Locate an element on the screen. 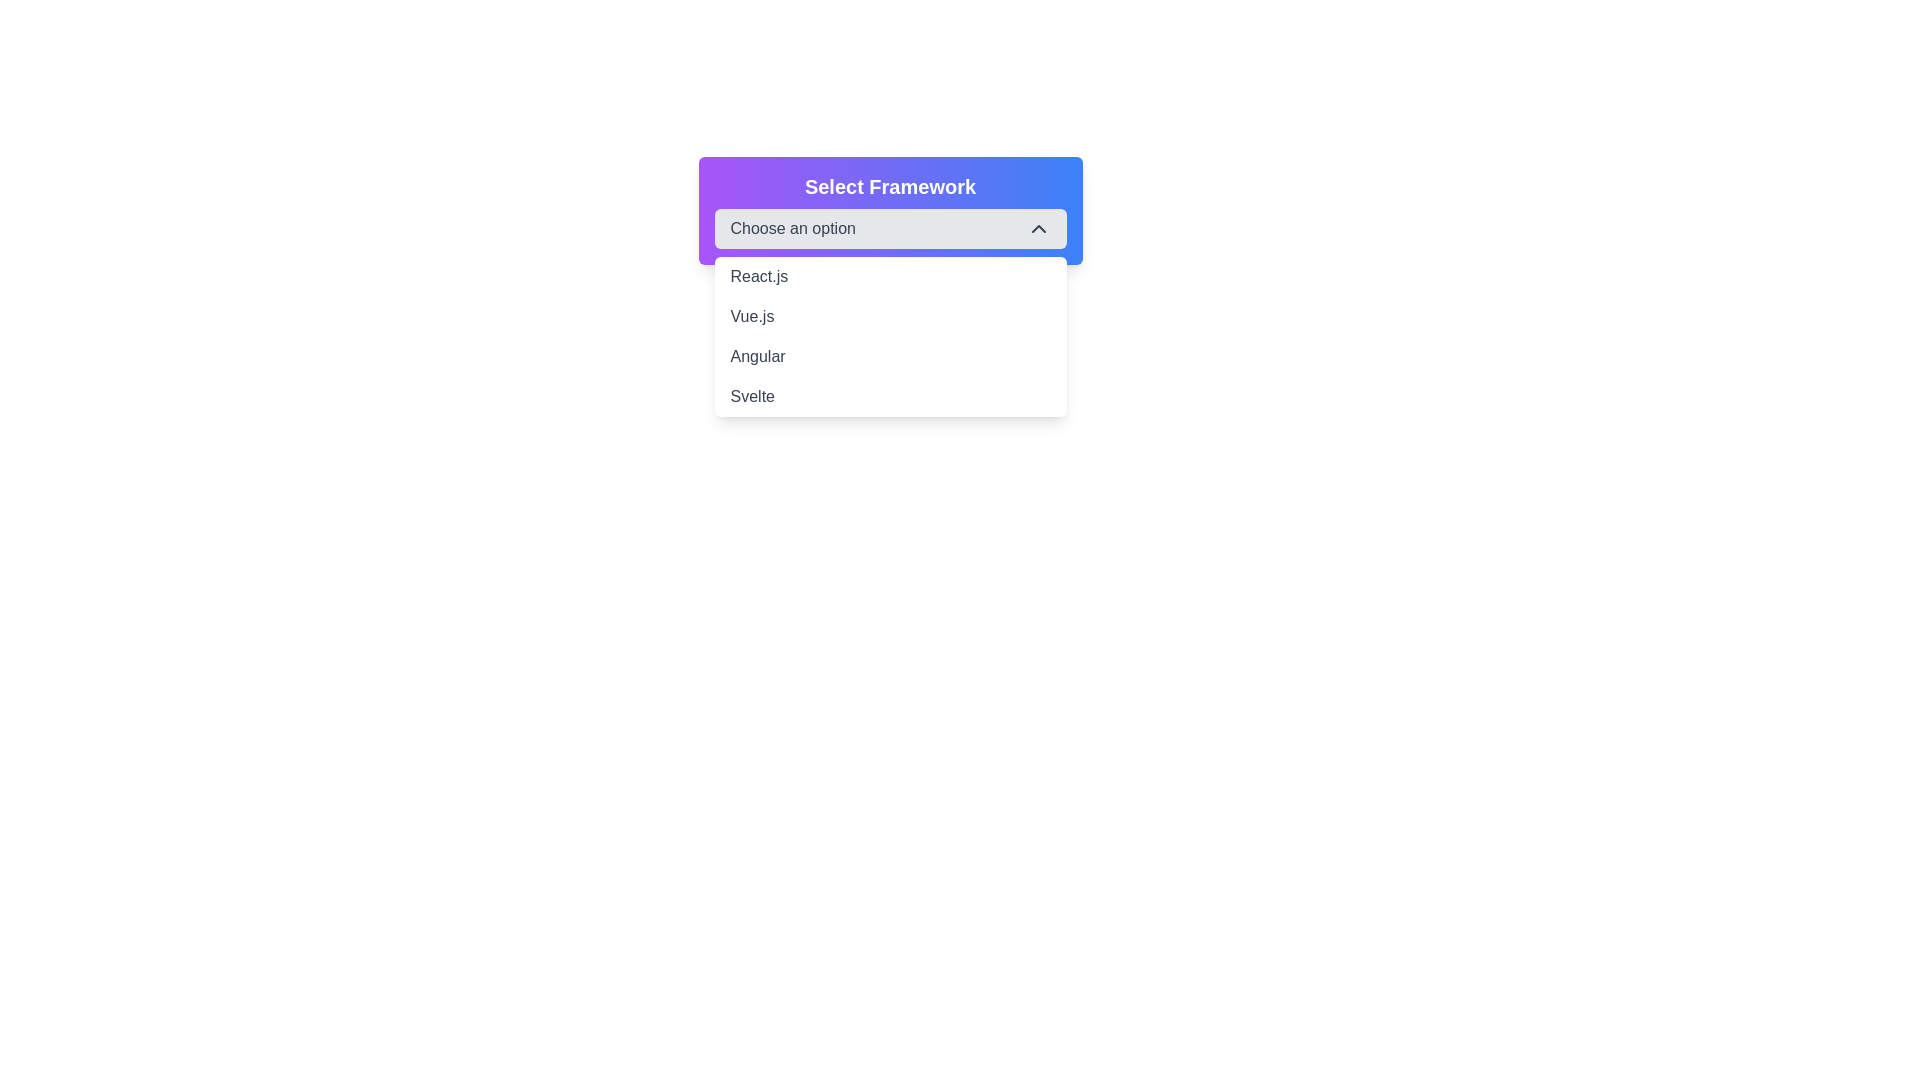 The width and height of the screenshot is (1920, 1080). the dropdown menu located below the 'Choose an option' field is located at coordinates (889, 335).